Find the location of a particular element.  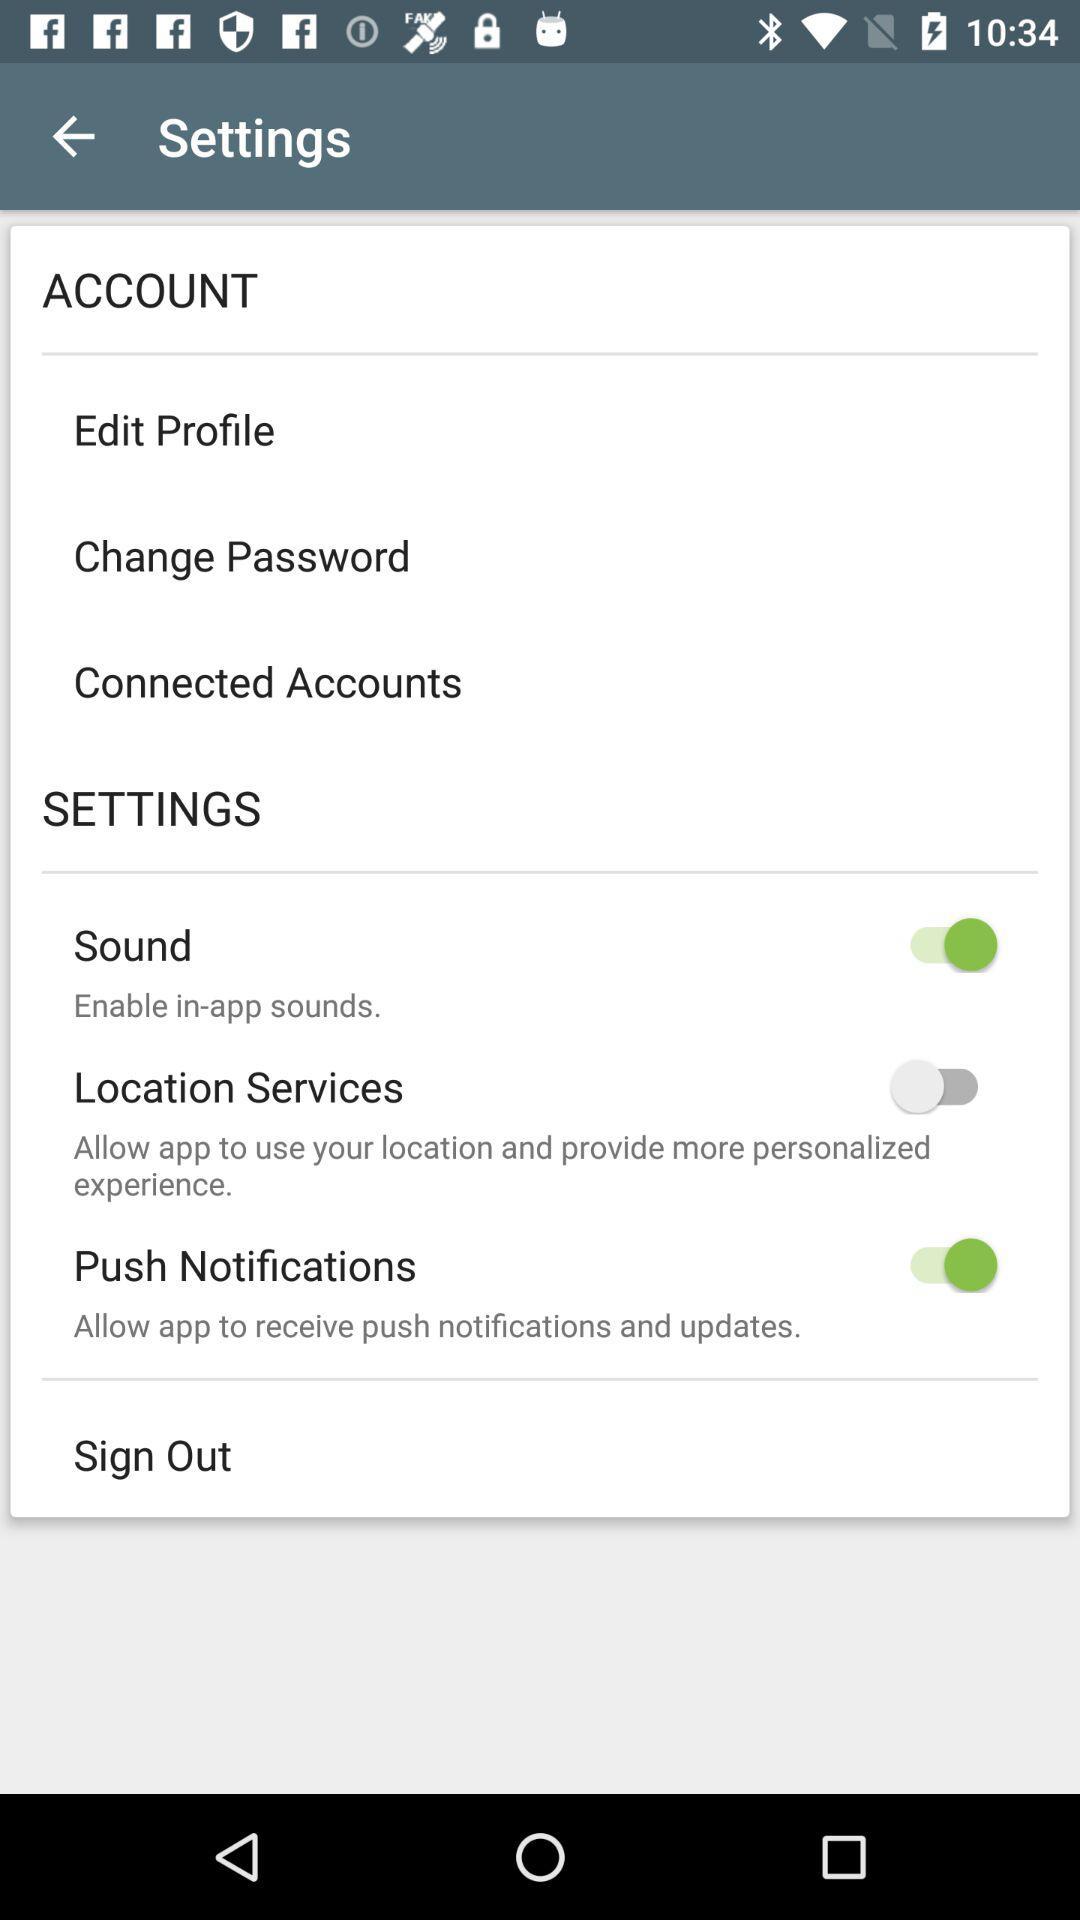

the icon below the edit profile item is located at coordinates (540, 555).